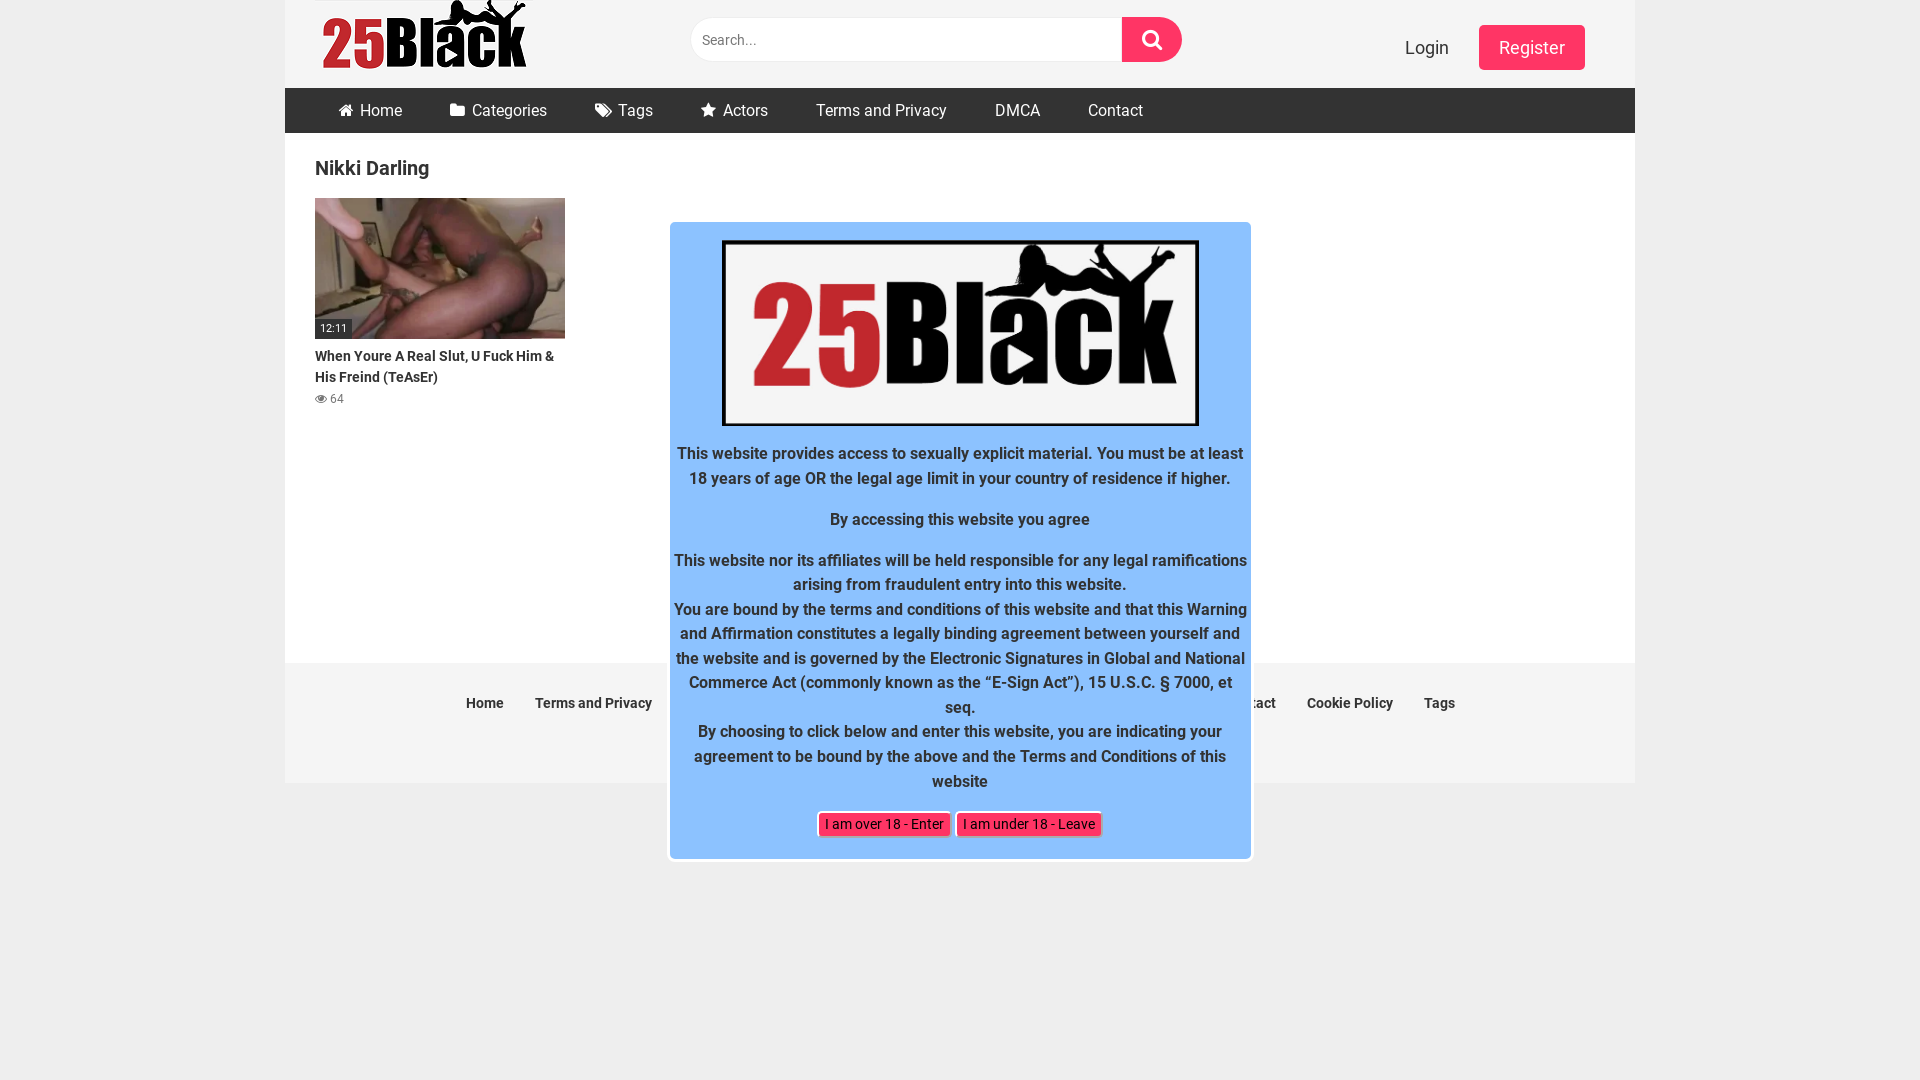 The height and width of the screenshot is (1080, 1920). I want to click on 'DMCA', so click(1017, 110).